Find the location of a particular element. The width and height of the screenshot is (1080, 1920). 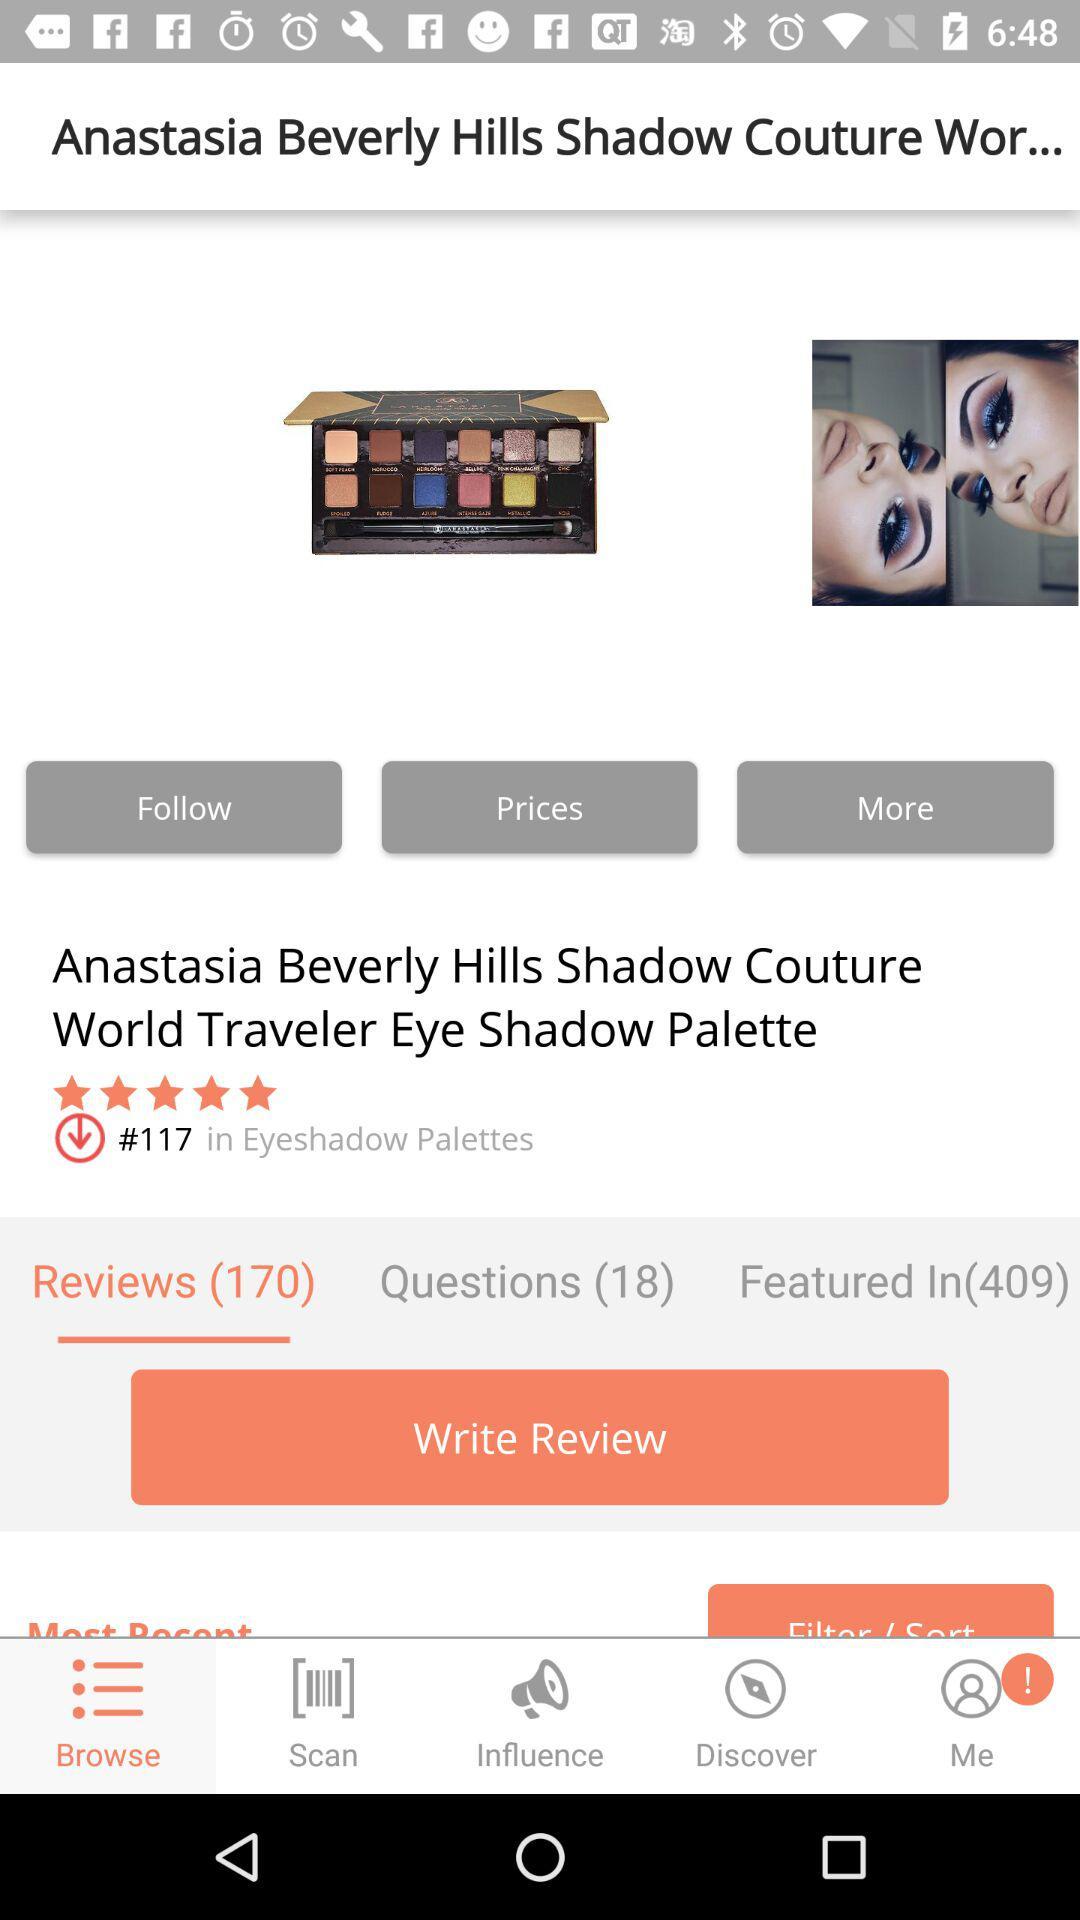

the image above more on the page is located at coordinates (893, 471).